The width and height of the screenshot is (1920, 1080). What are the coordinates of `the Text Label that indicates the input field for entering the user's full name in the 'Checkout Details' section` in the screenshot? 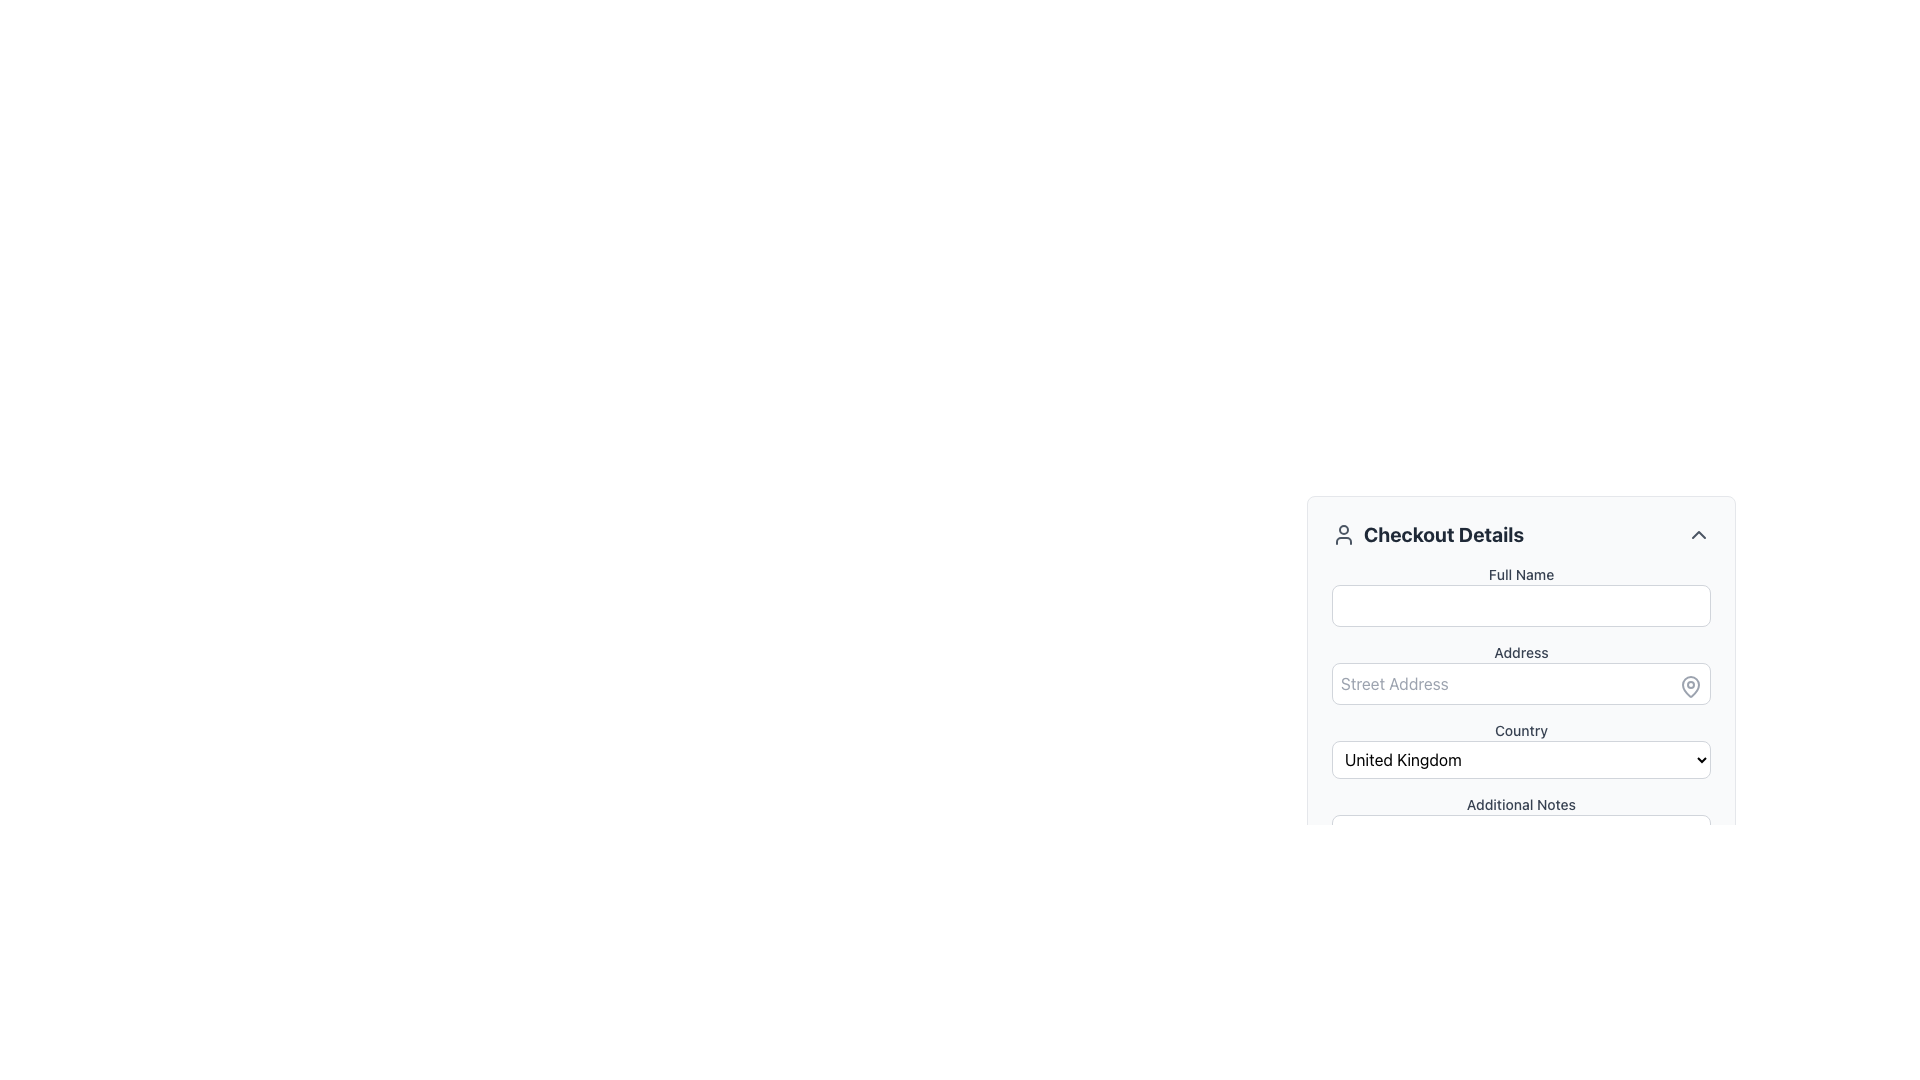 It's located at (1520, 574).